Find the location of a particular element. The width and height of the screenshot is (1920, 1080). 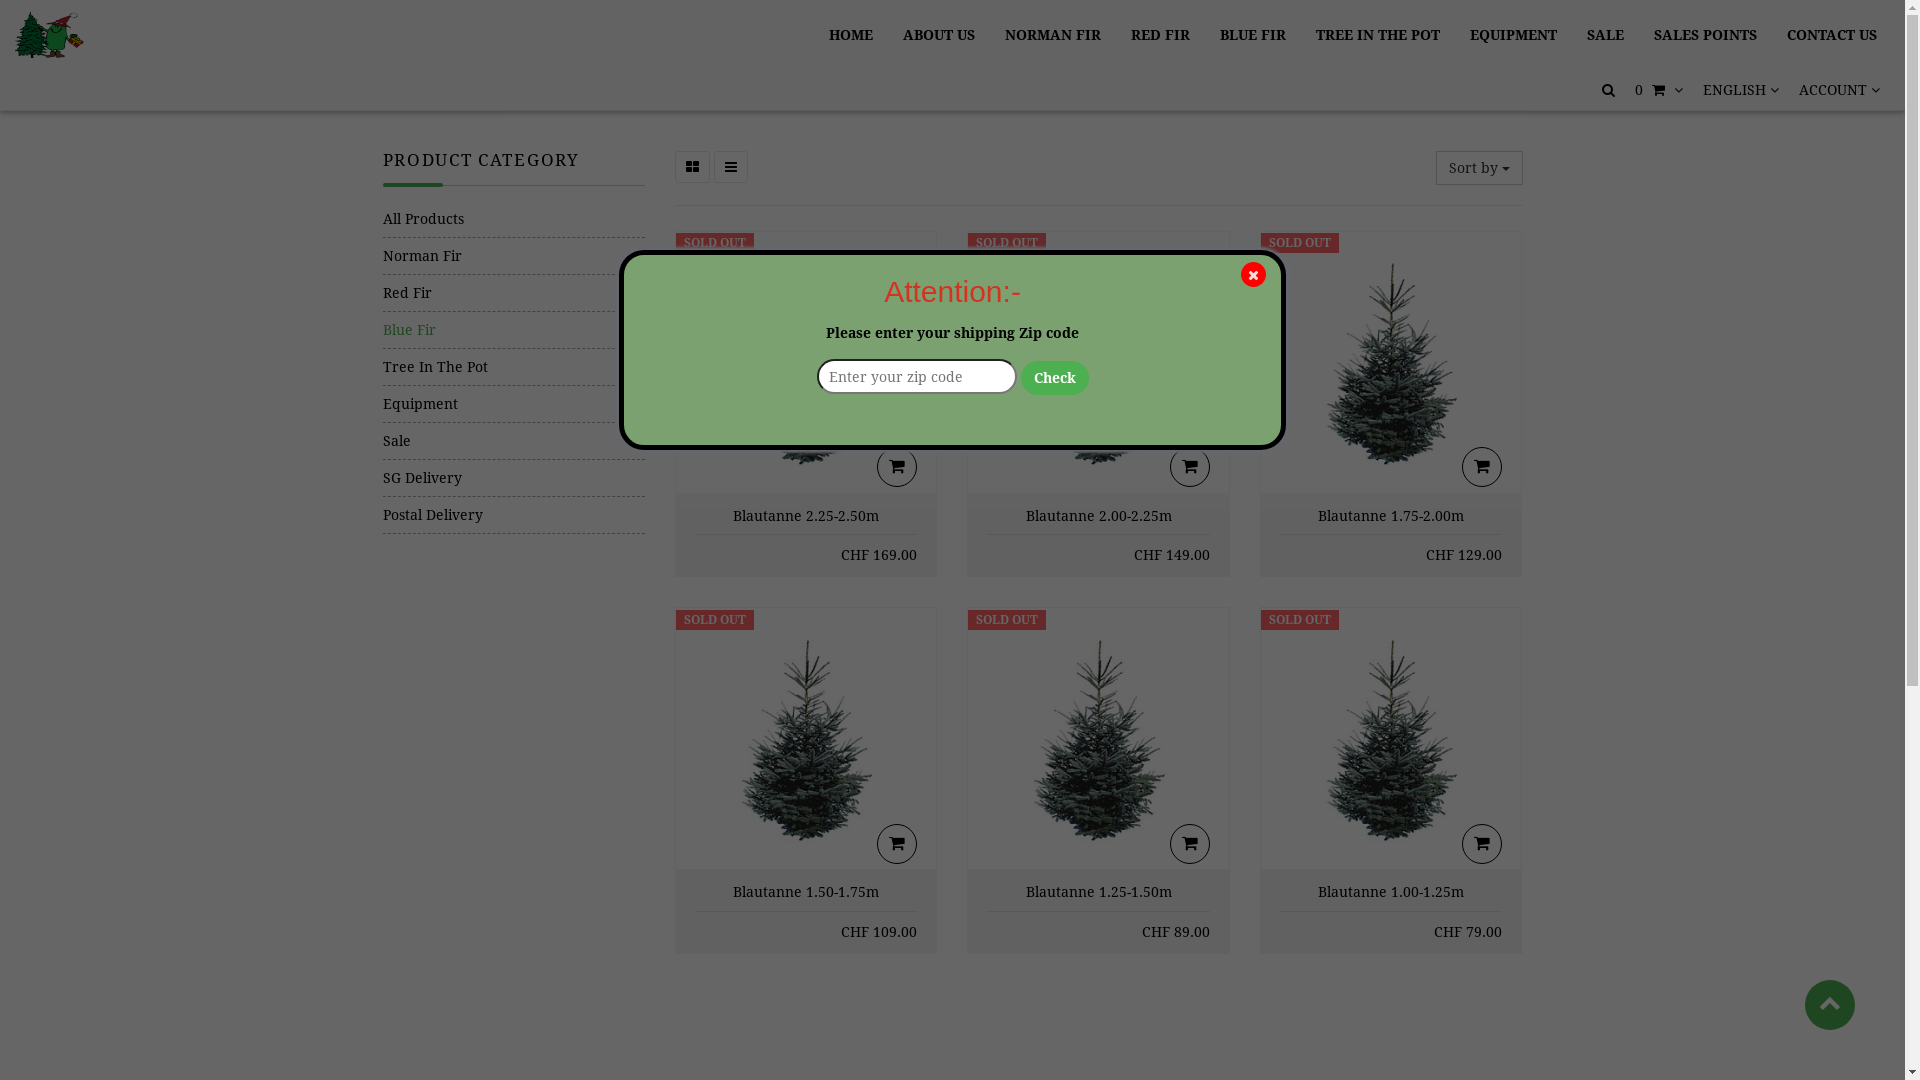

'SALE' is located at coordinates (1605, 34).